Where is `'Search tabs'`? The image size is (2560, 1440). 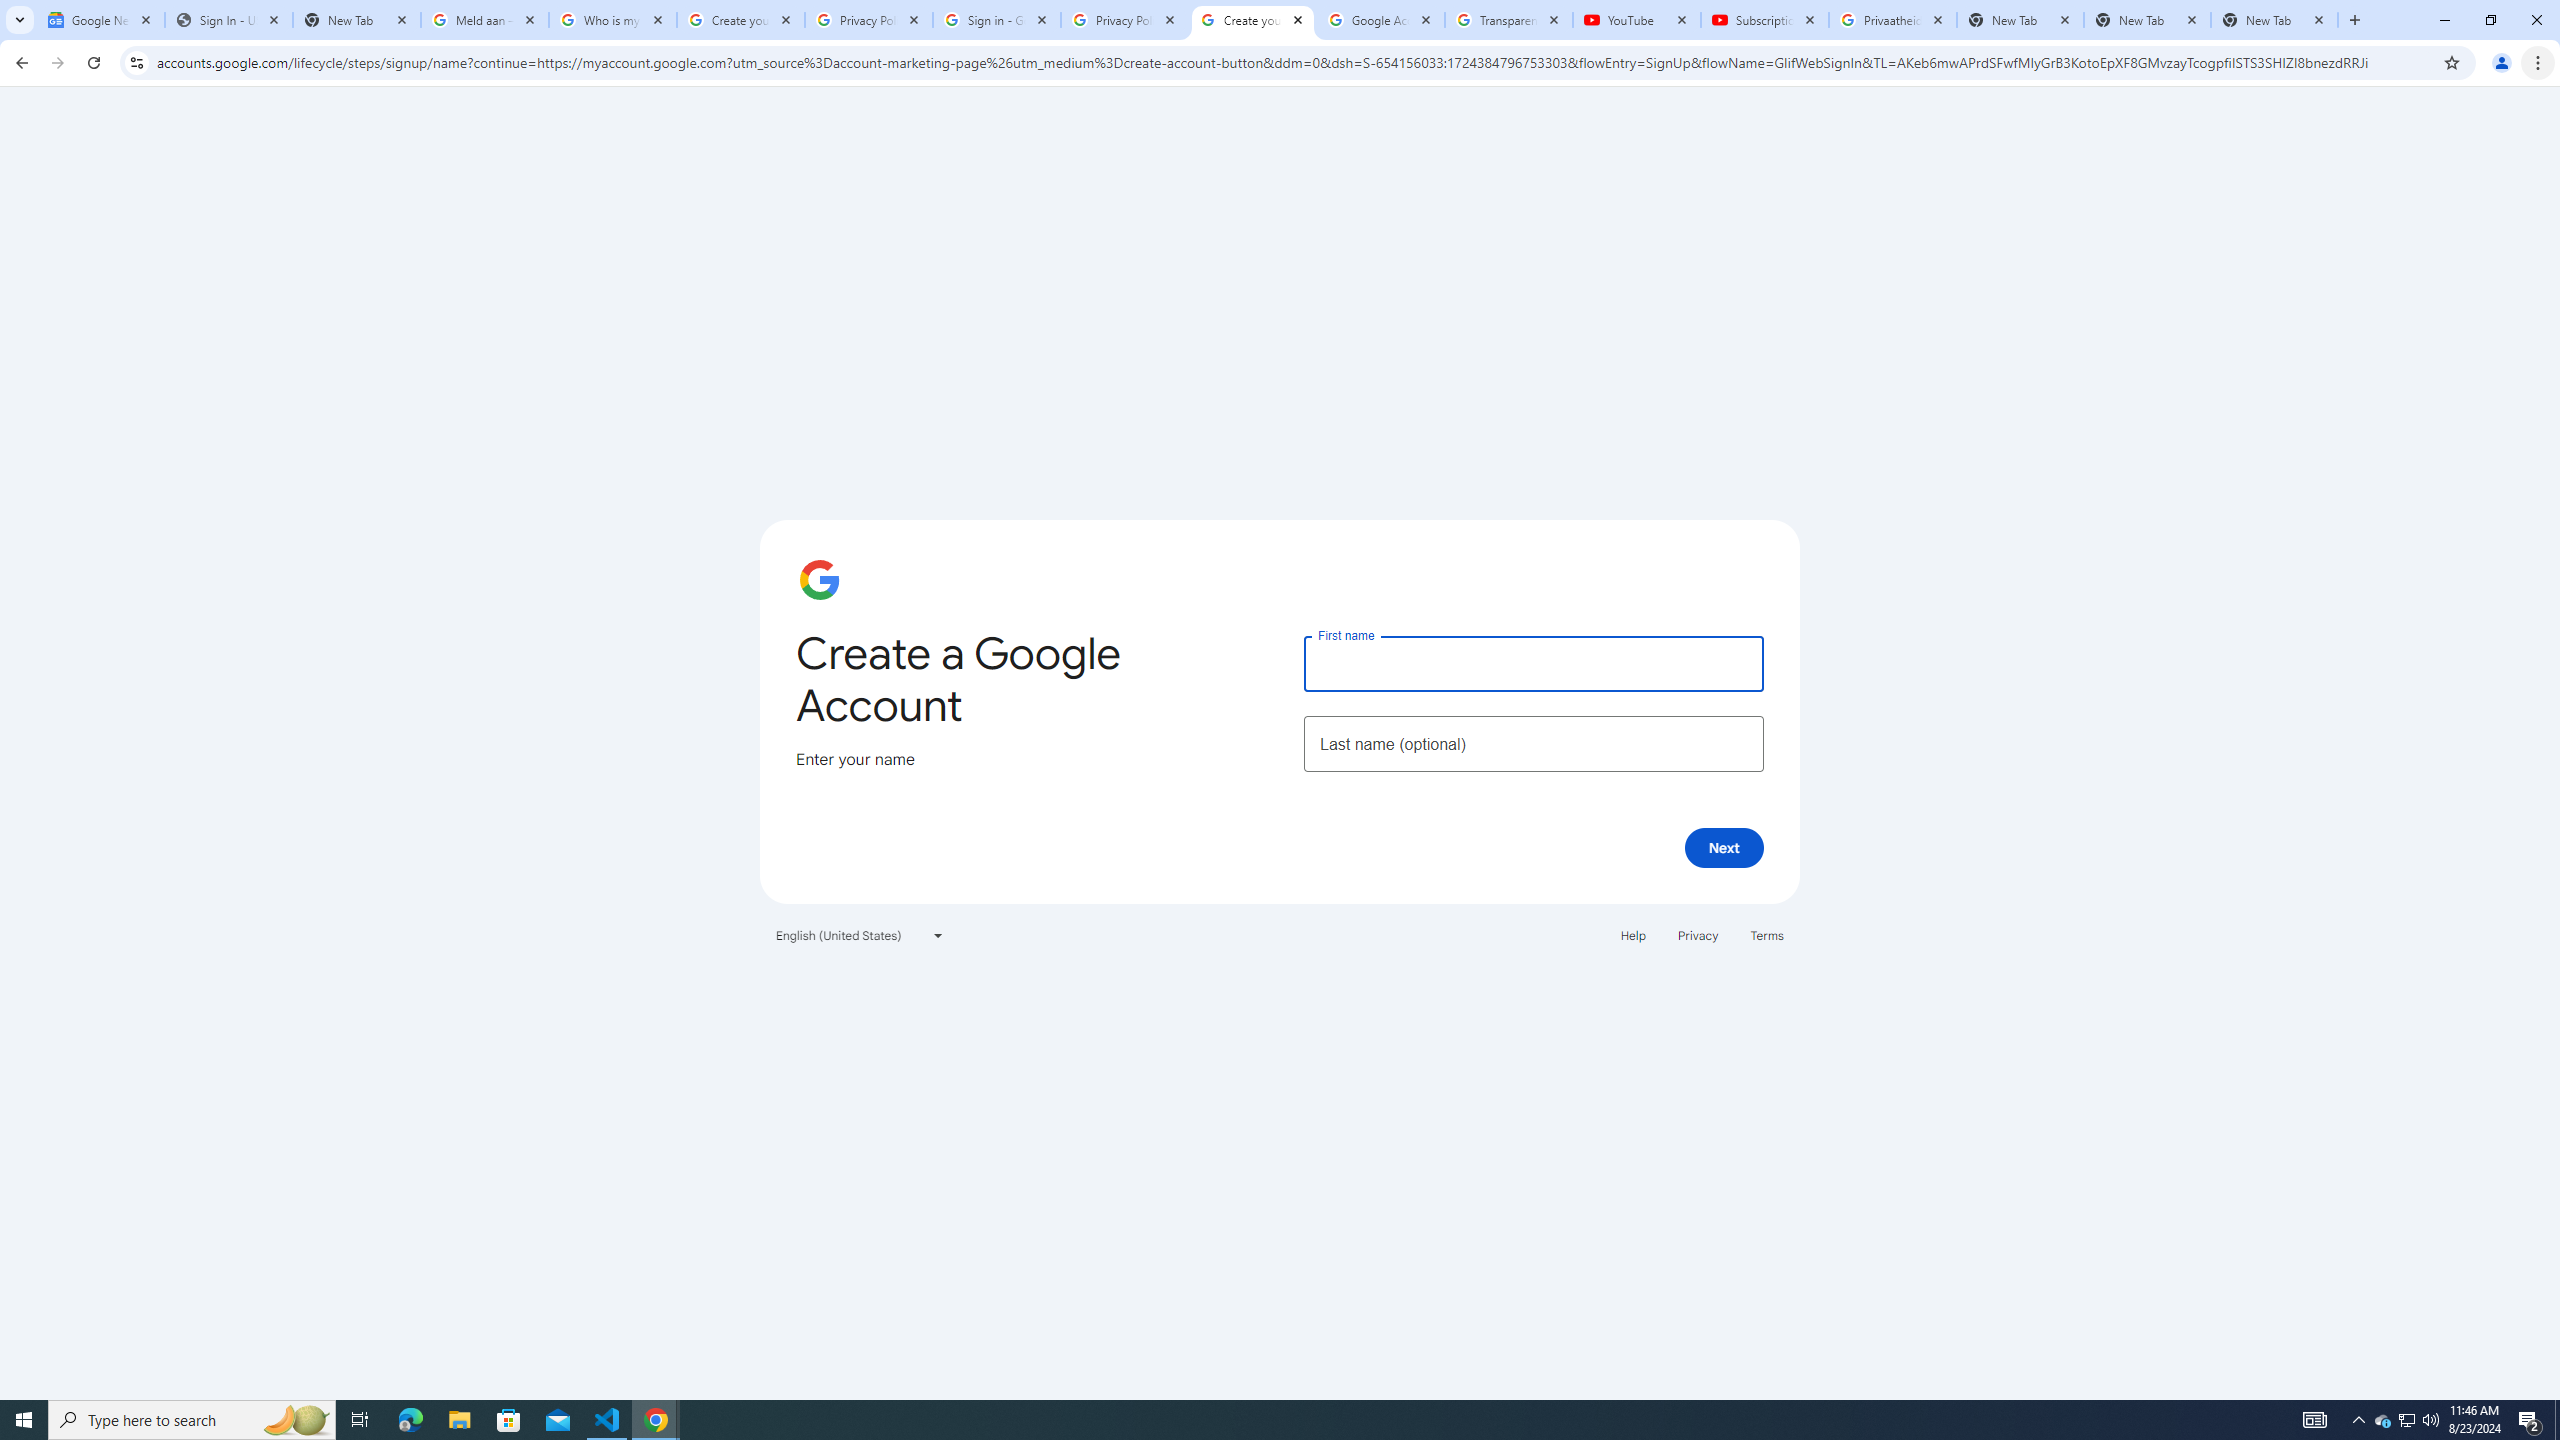 'Search tabs' is located at coordinates (19, 19).